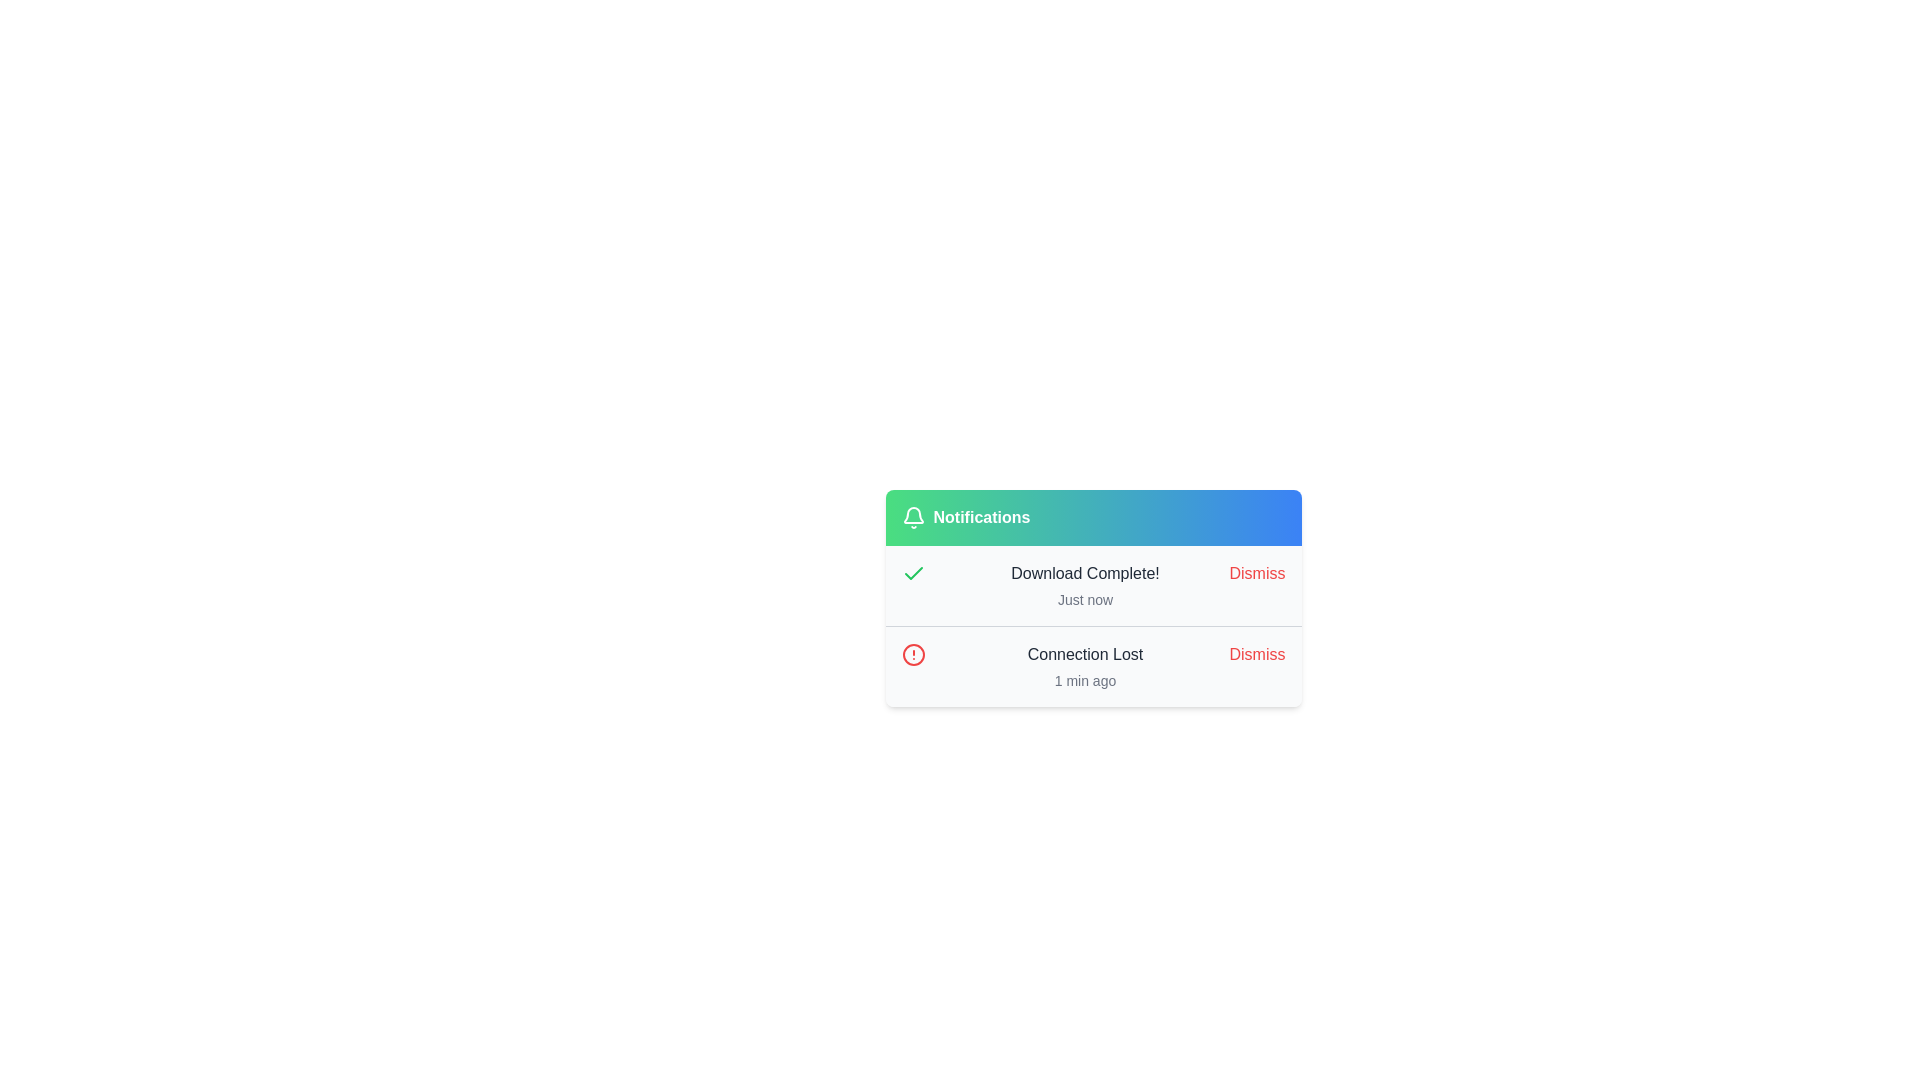  Describe the element at coordinates (1092, 625) in the screenshot. I see `details of the notifications in the notification list, specifically focusing on 'Download Complete!' and 'Connection Lost'` at that location.